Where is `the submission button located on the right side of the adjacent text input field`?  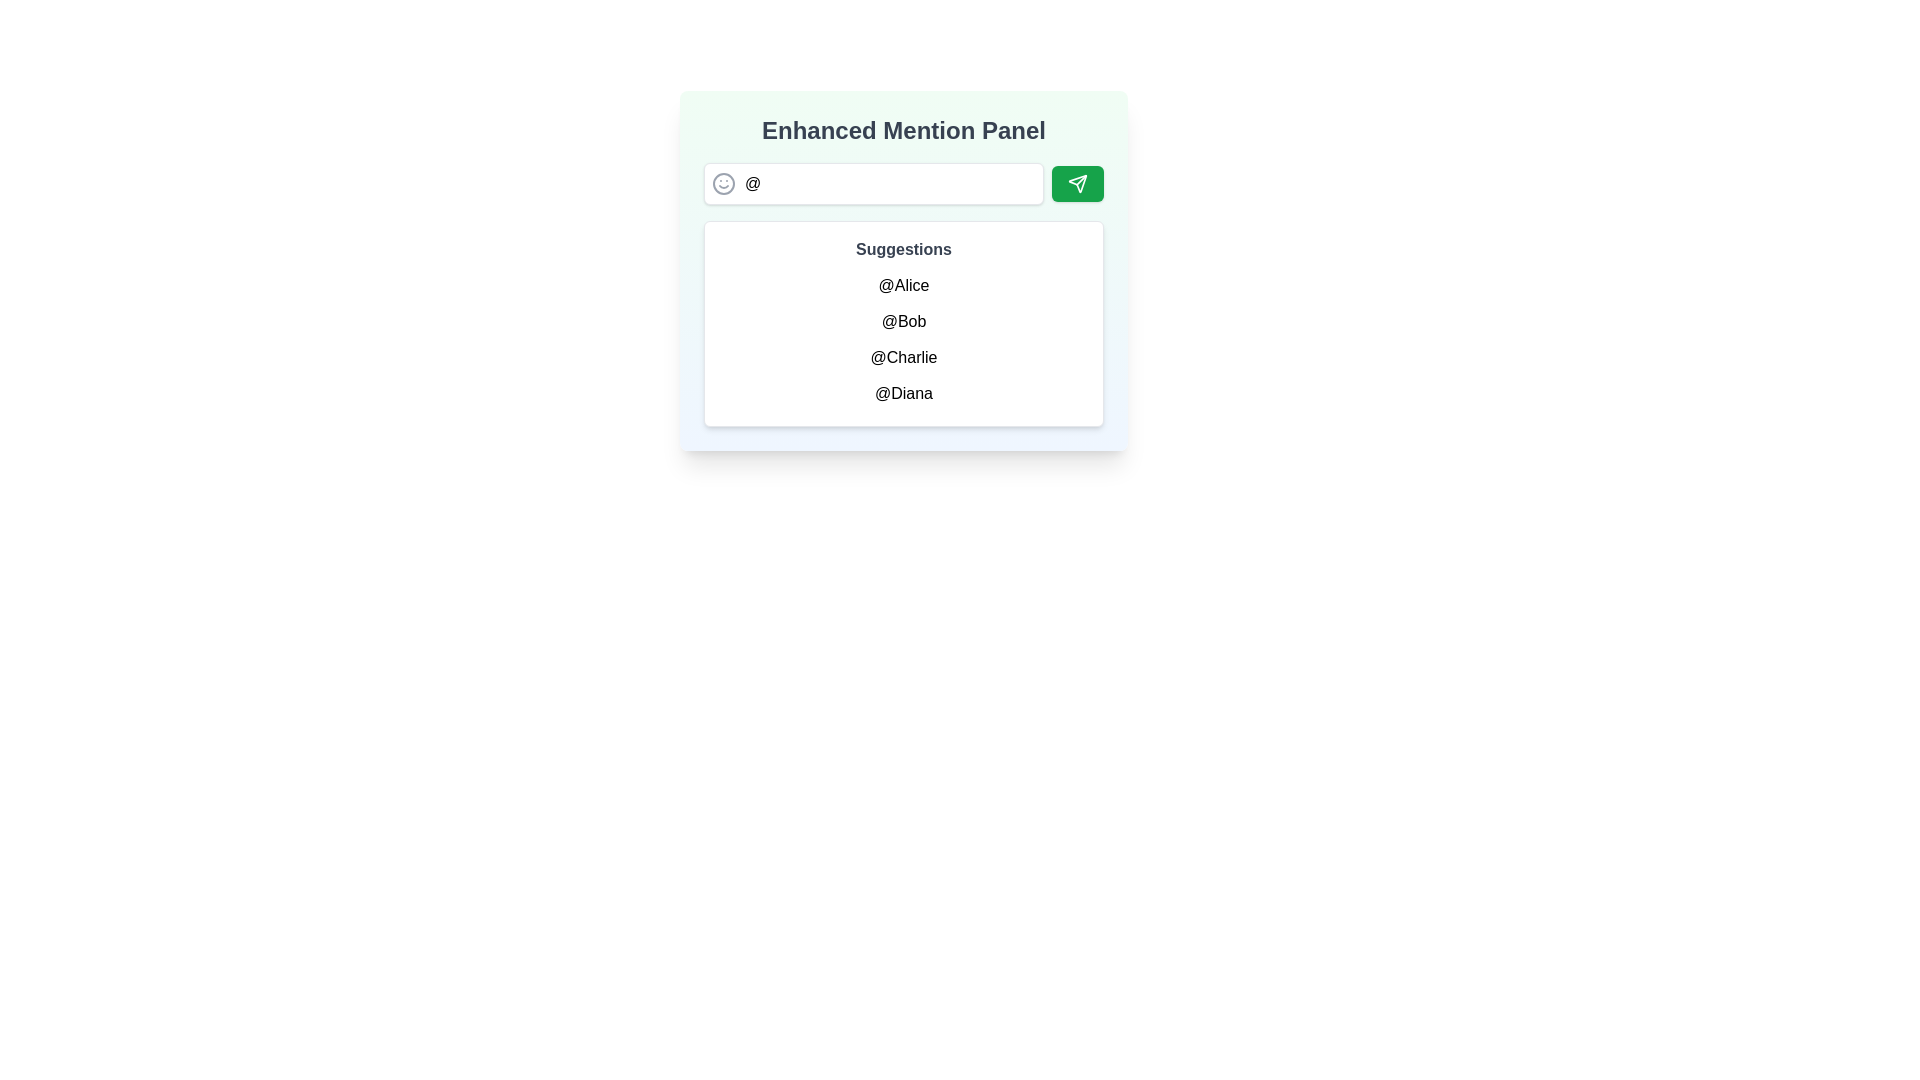 the submission button located on the right side of the adjacent text input field is located at coordinates (1077, 184).